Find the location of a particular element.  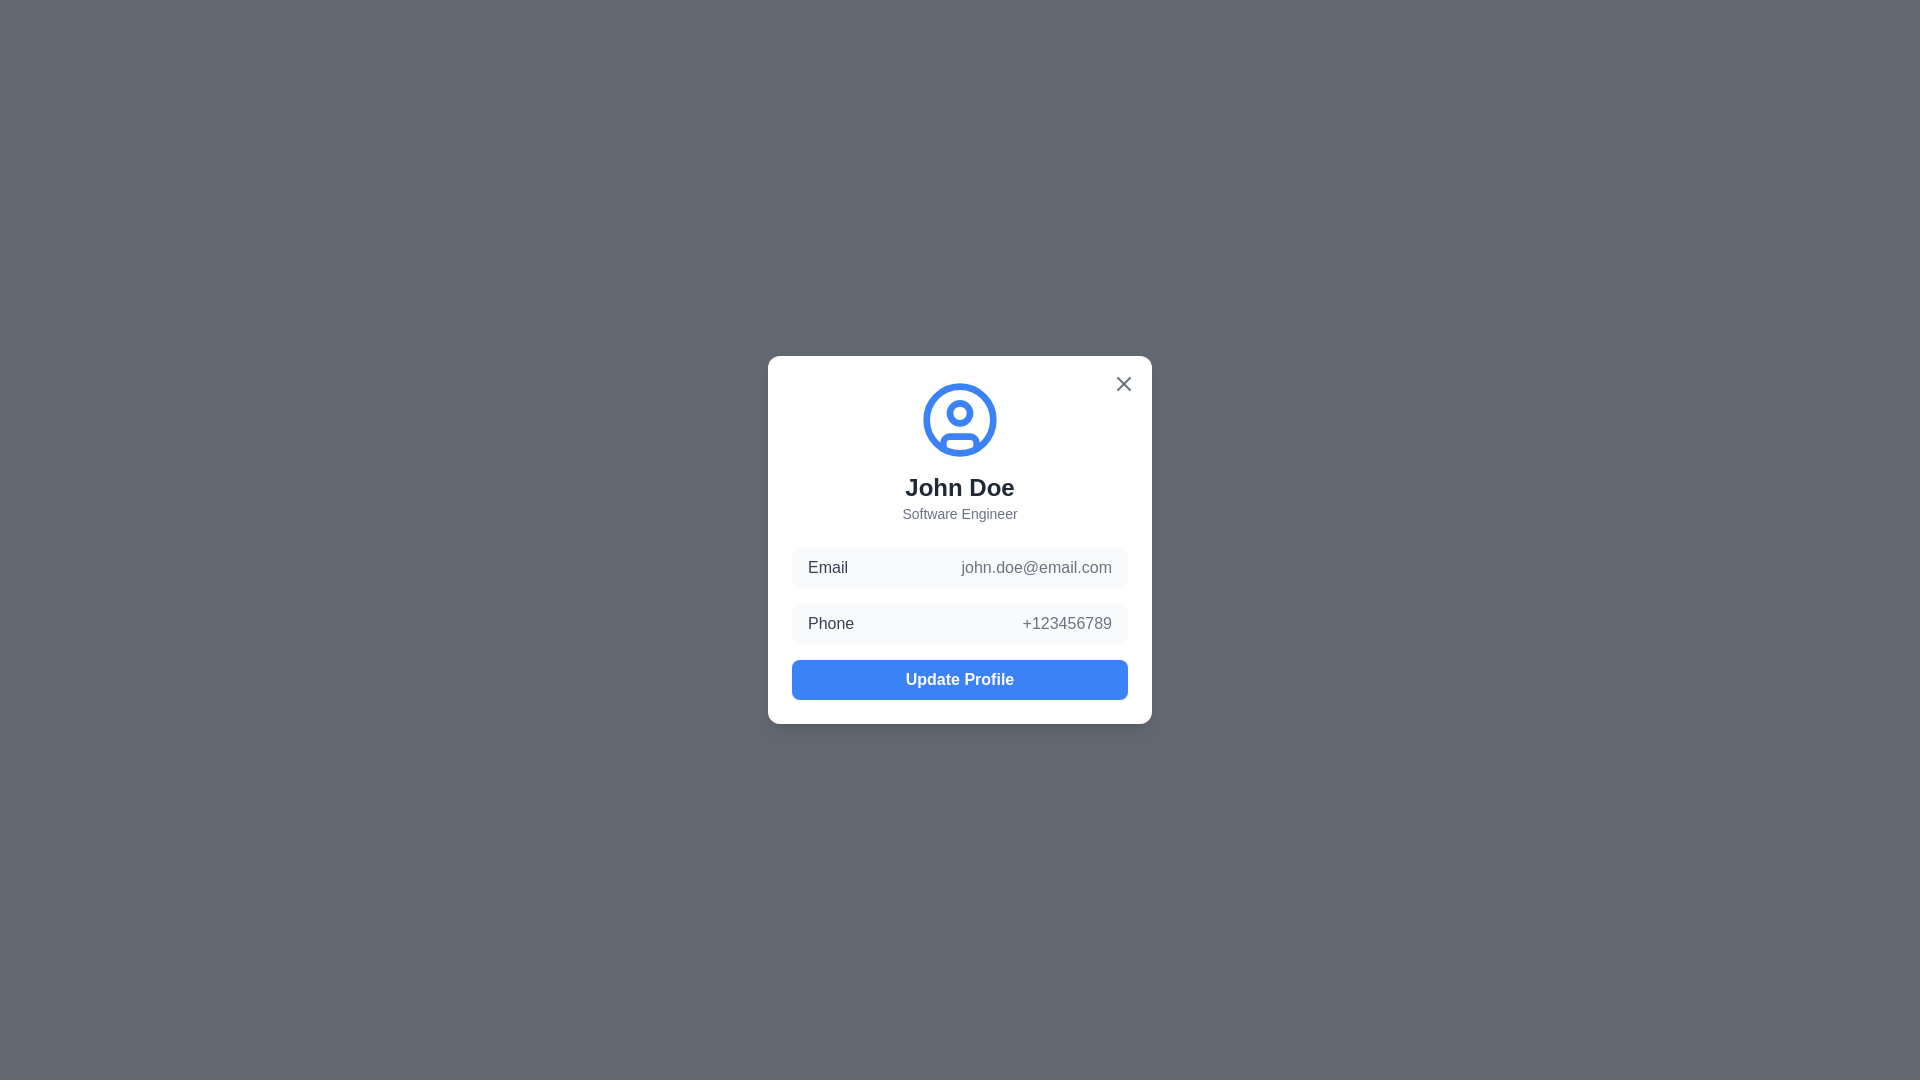

the blue circle component of the user icon, which is the outermost circle in the SVG graphic located at the top-center of the profile card is located at coordinates (960, 419).